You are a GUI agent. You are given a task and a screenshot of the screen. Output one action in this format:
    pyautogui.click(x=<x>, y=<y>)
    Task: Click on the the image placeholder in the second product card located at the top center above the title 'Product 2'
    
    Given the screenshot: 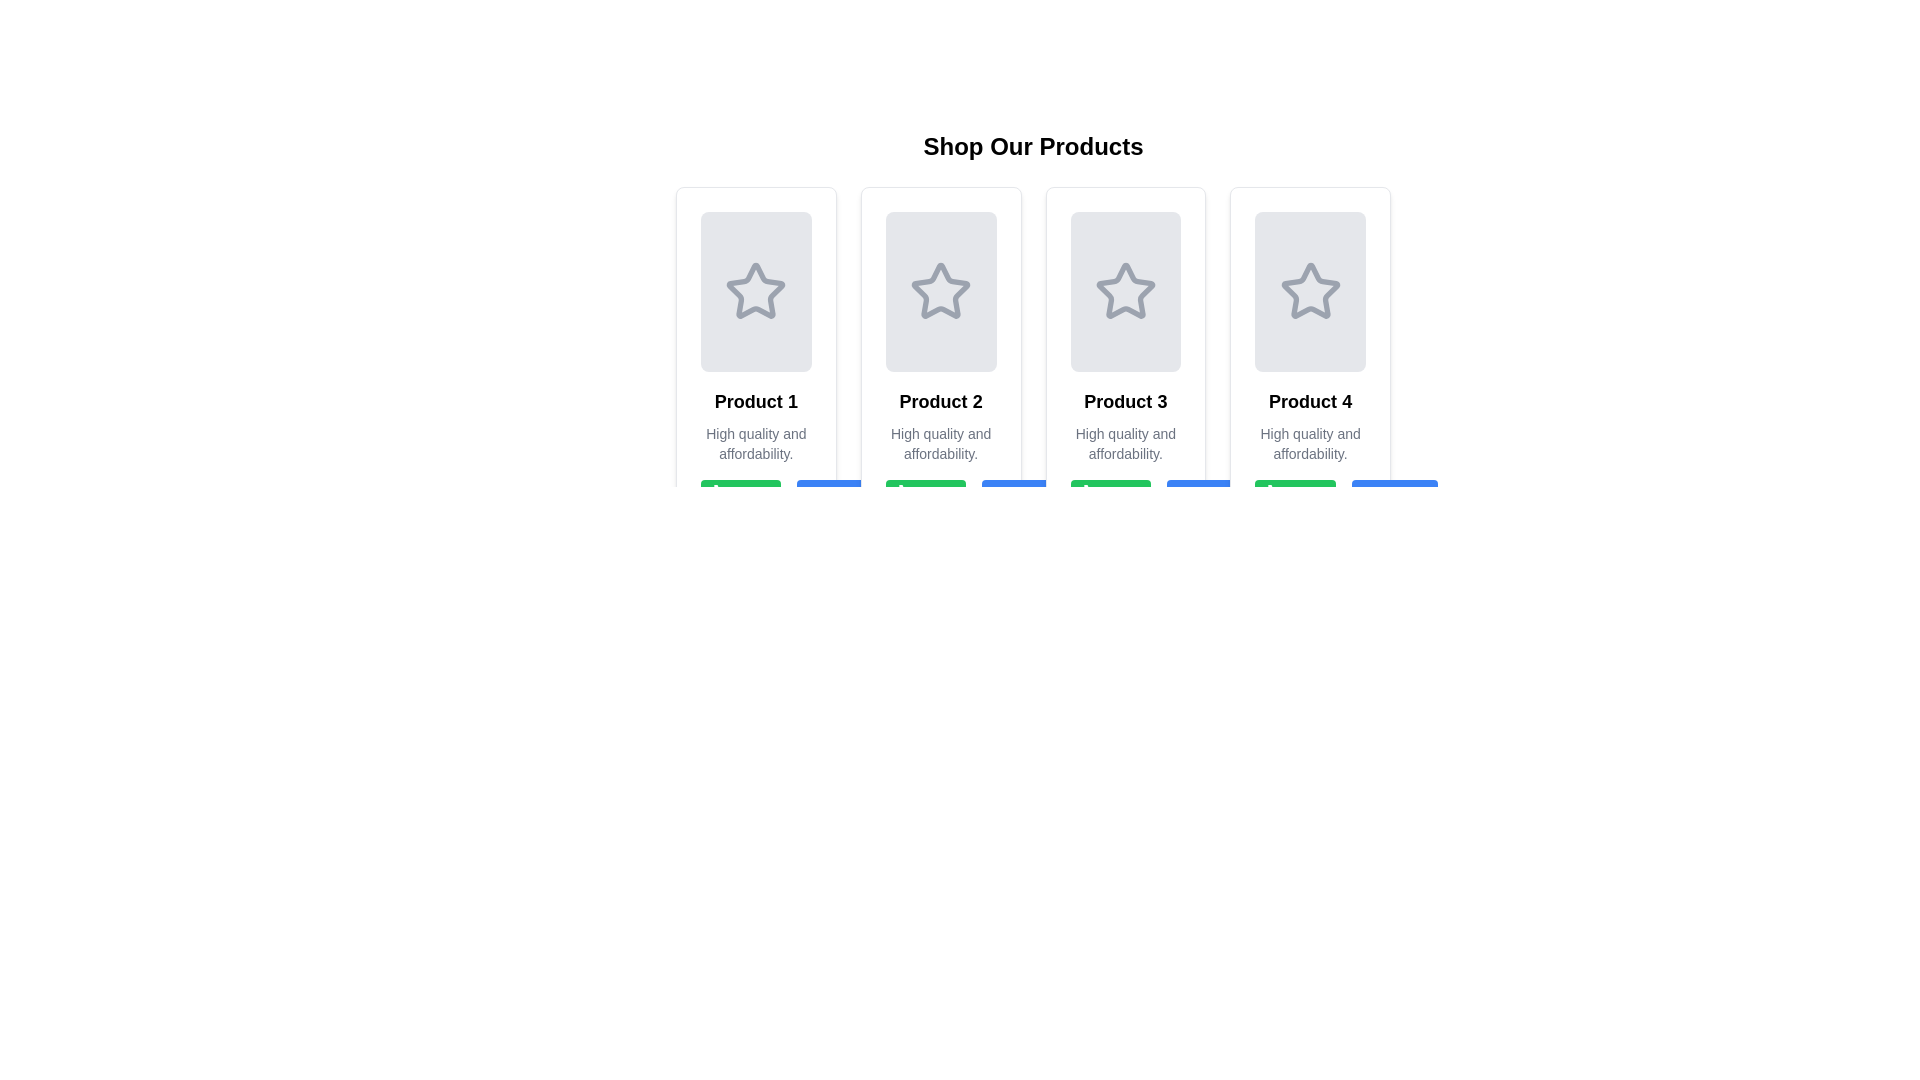 What is the action you would take?
    pyautogui.click(x=940, y=292)
    